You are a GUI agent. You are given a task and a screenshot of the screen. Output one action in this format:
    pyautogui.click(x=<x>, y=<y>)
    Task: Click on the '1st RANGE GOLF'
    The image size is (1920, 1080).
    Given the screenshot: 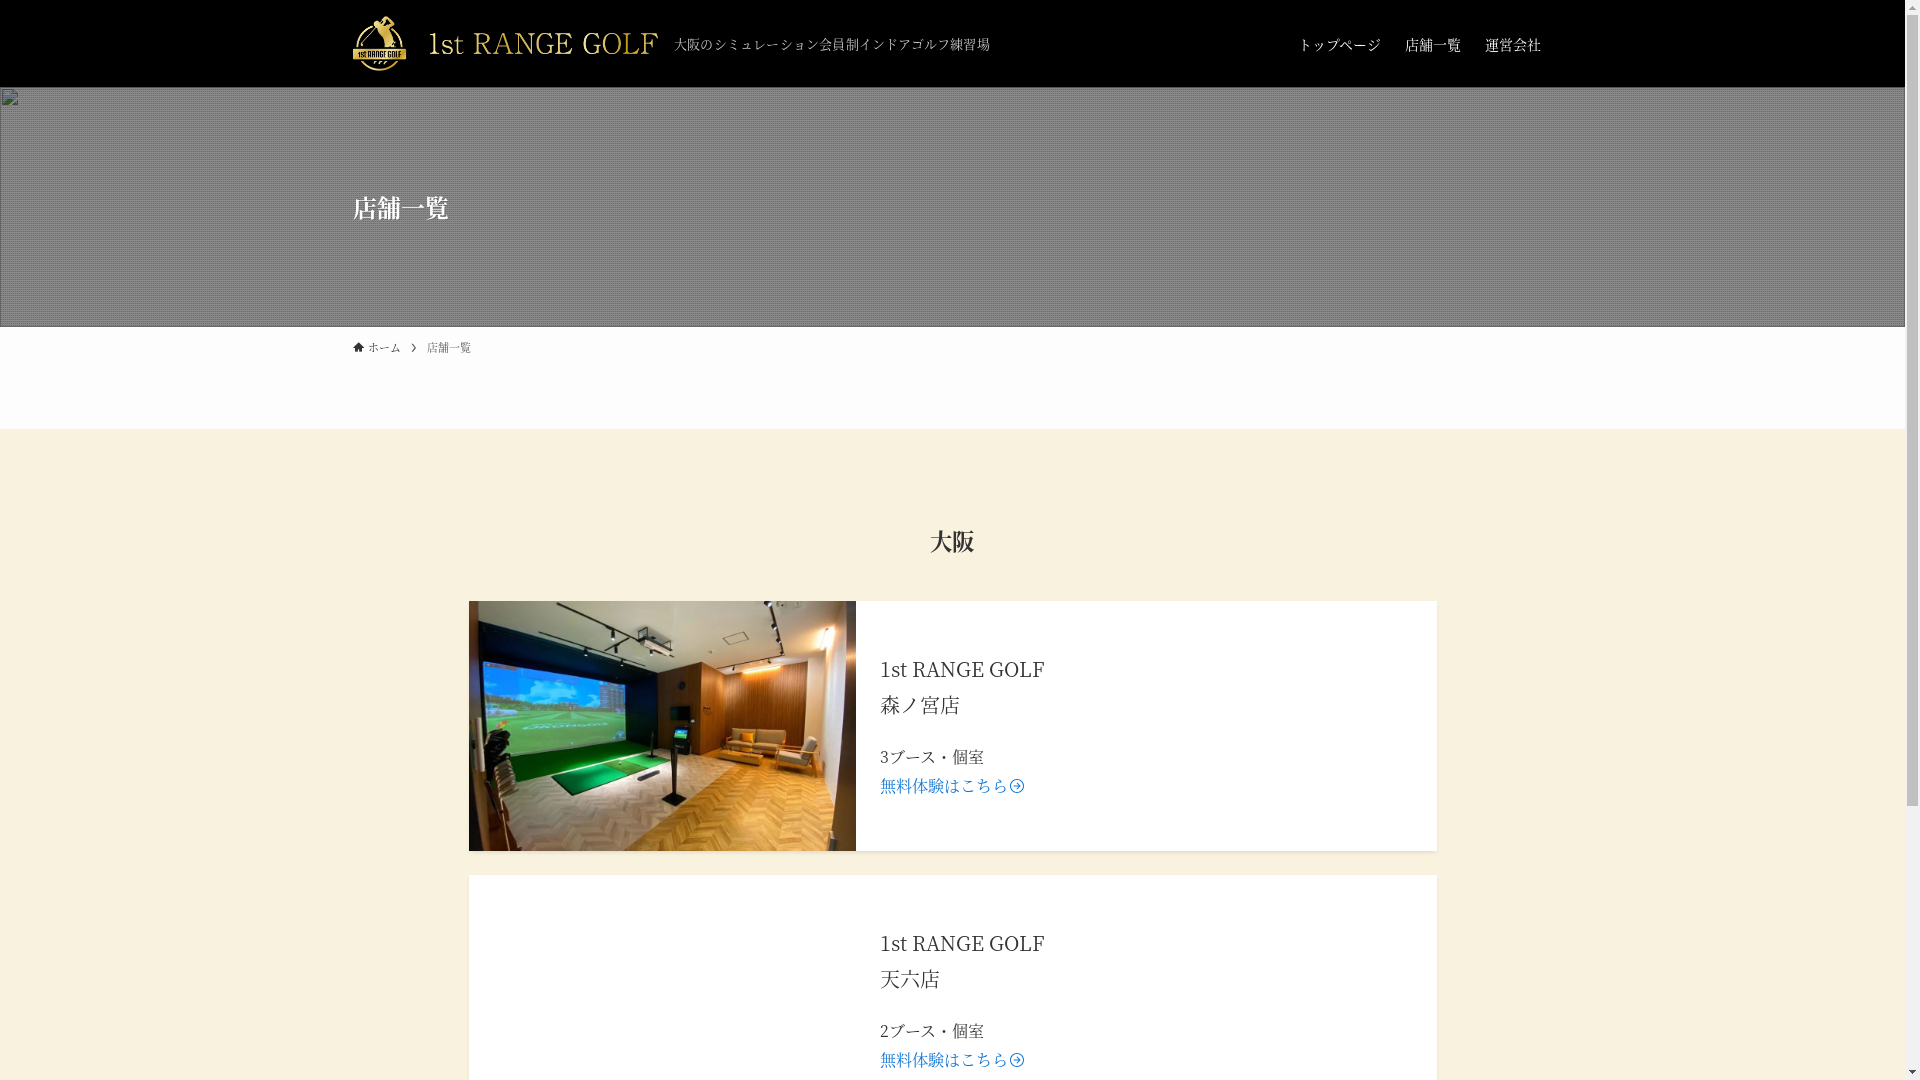 What is the action you would take?
    pyautogui.click(x=504, y=43)
    